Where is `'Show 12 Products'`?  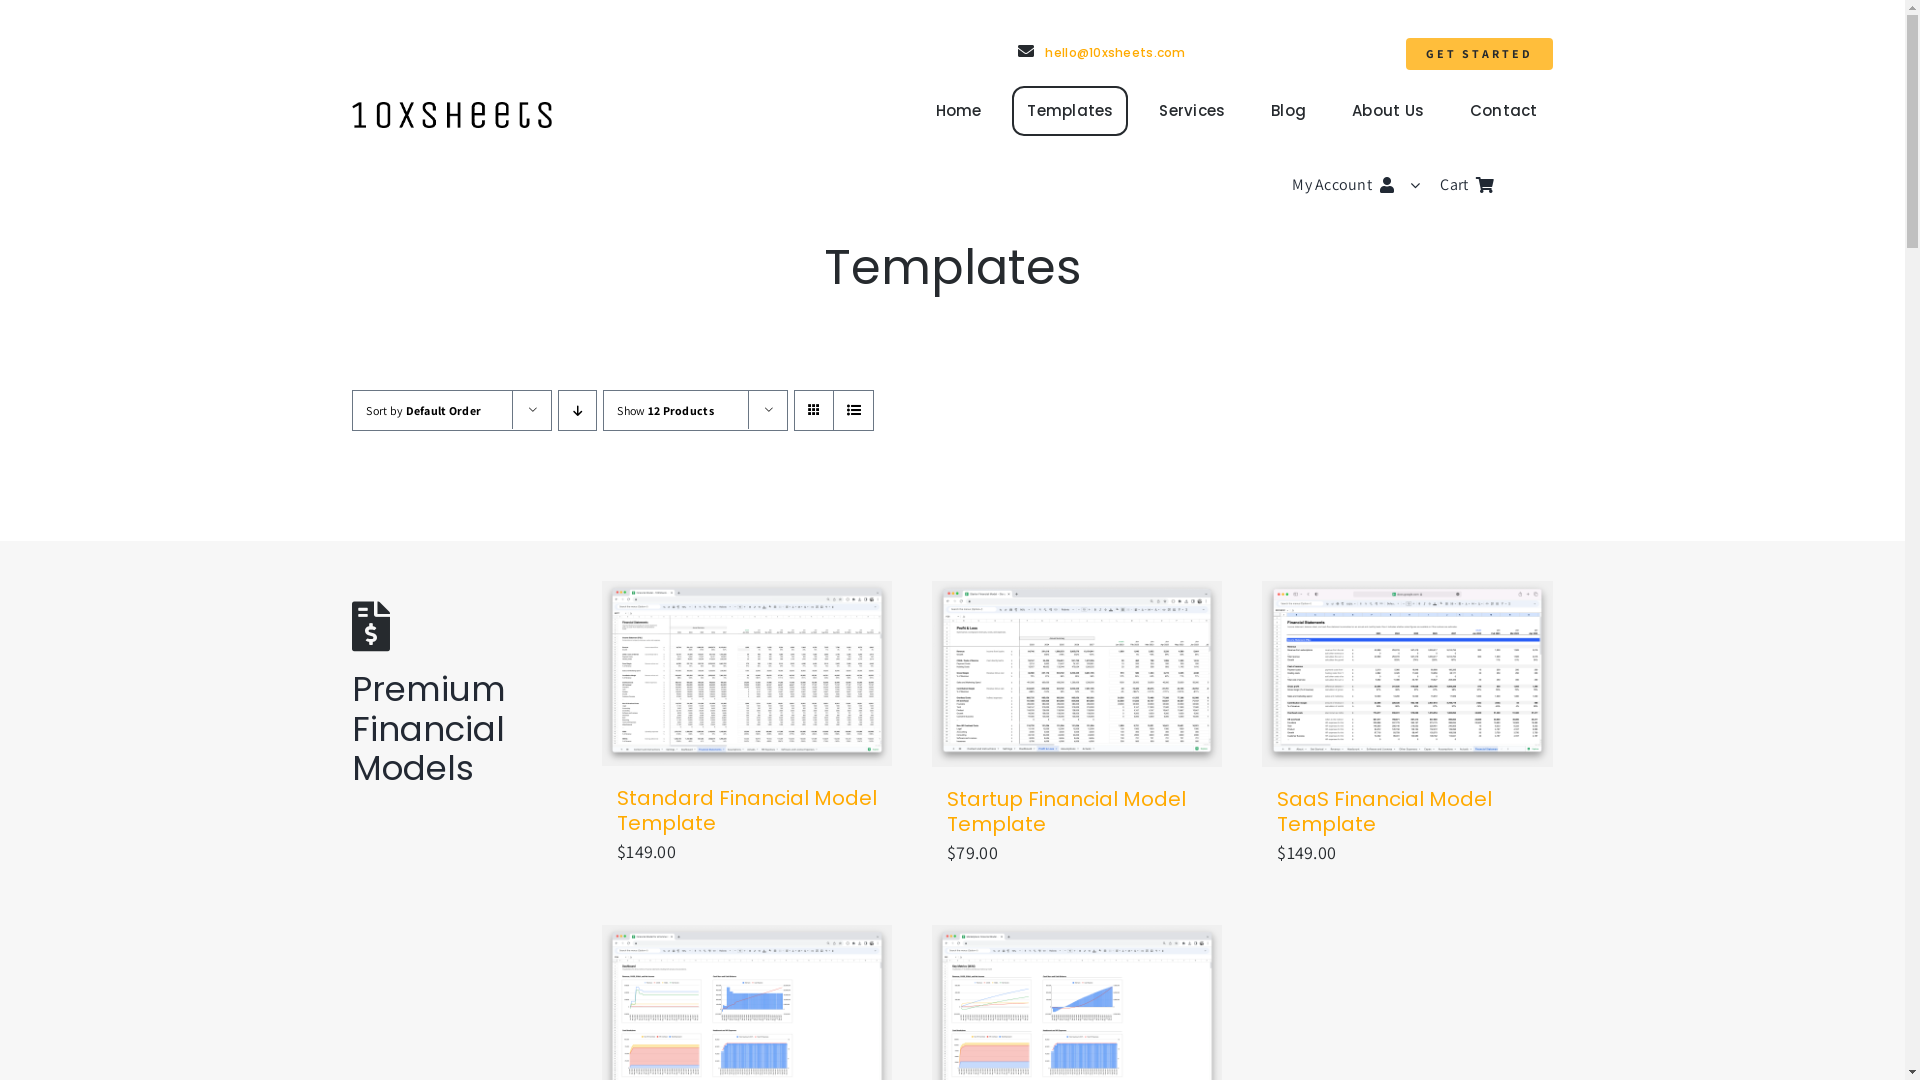 'Show 12 Products' is located at coordinates (665, 409).